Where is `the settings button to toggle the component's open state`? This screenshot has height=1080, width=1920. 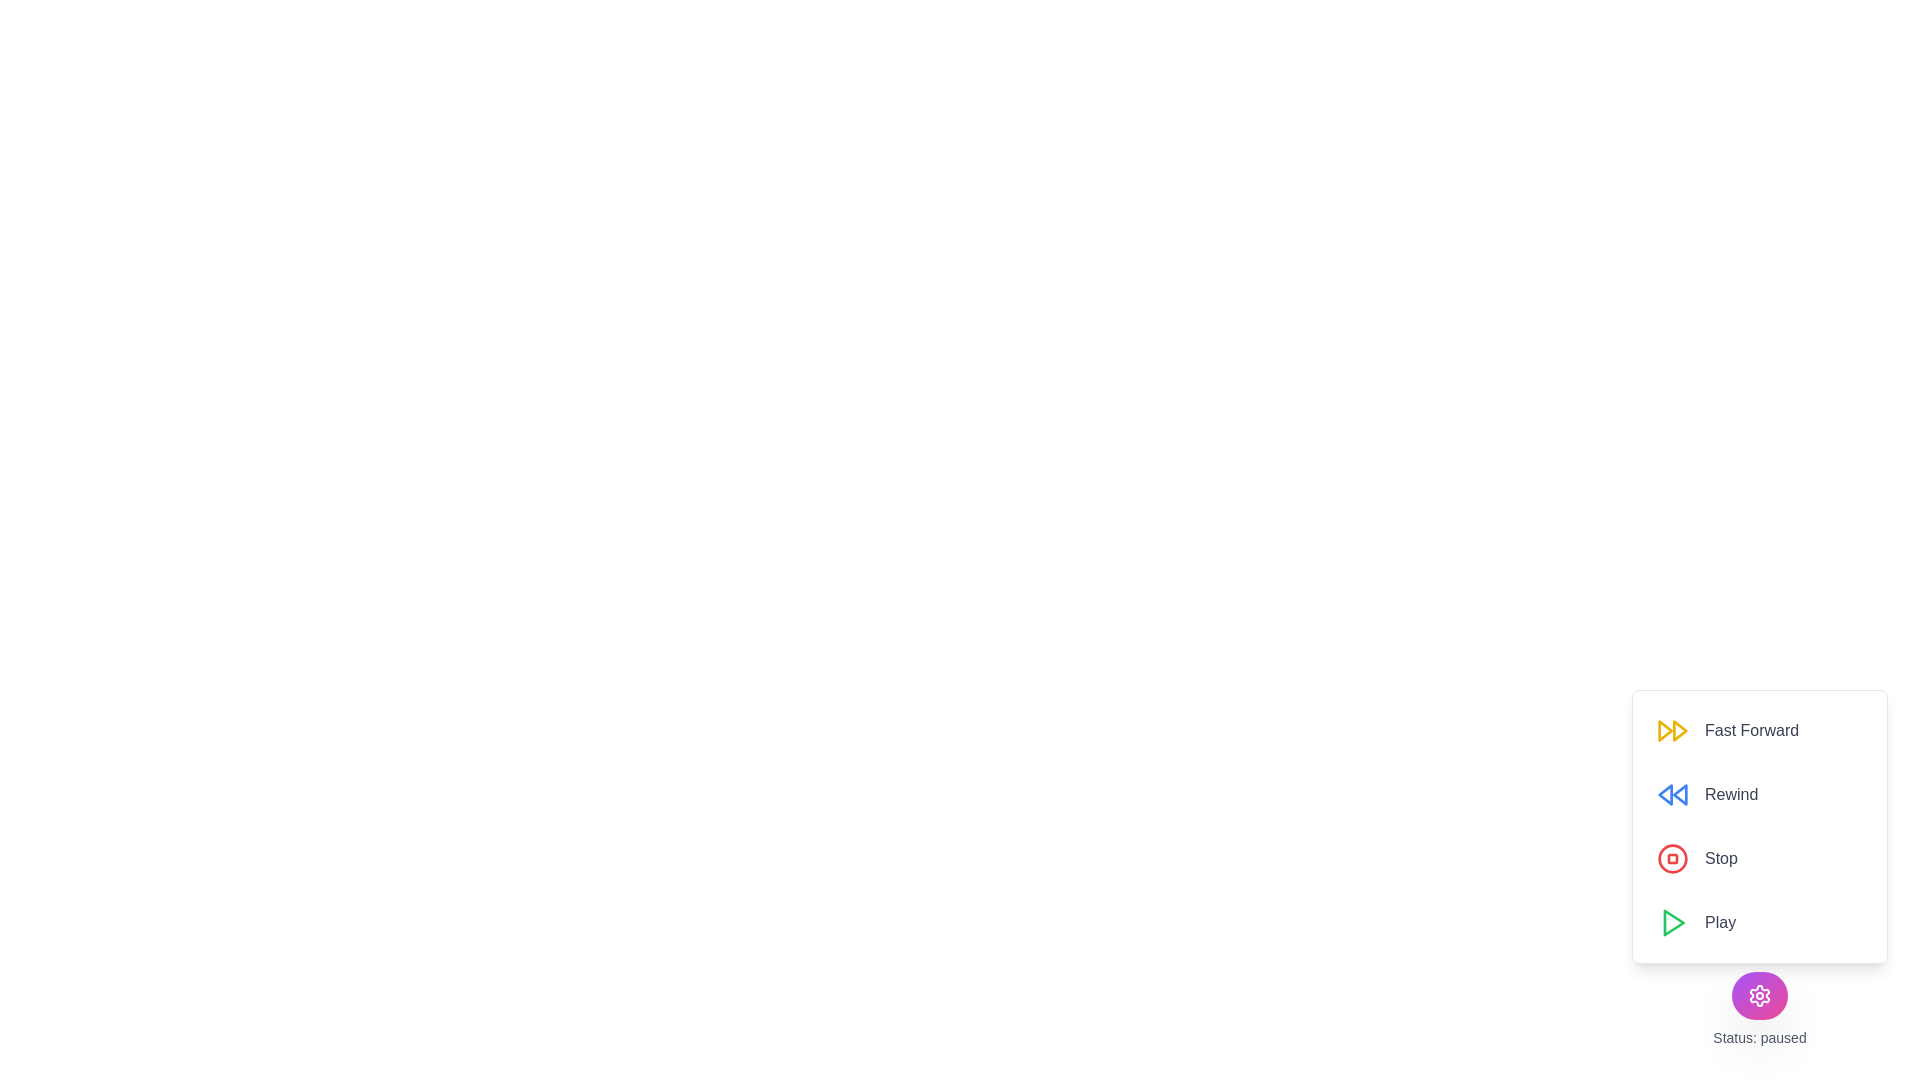
the settings button to toggle the component's open state is located at coordinates (1760, 995).